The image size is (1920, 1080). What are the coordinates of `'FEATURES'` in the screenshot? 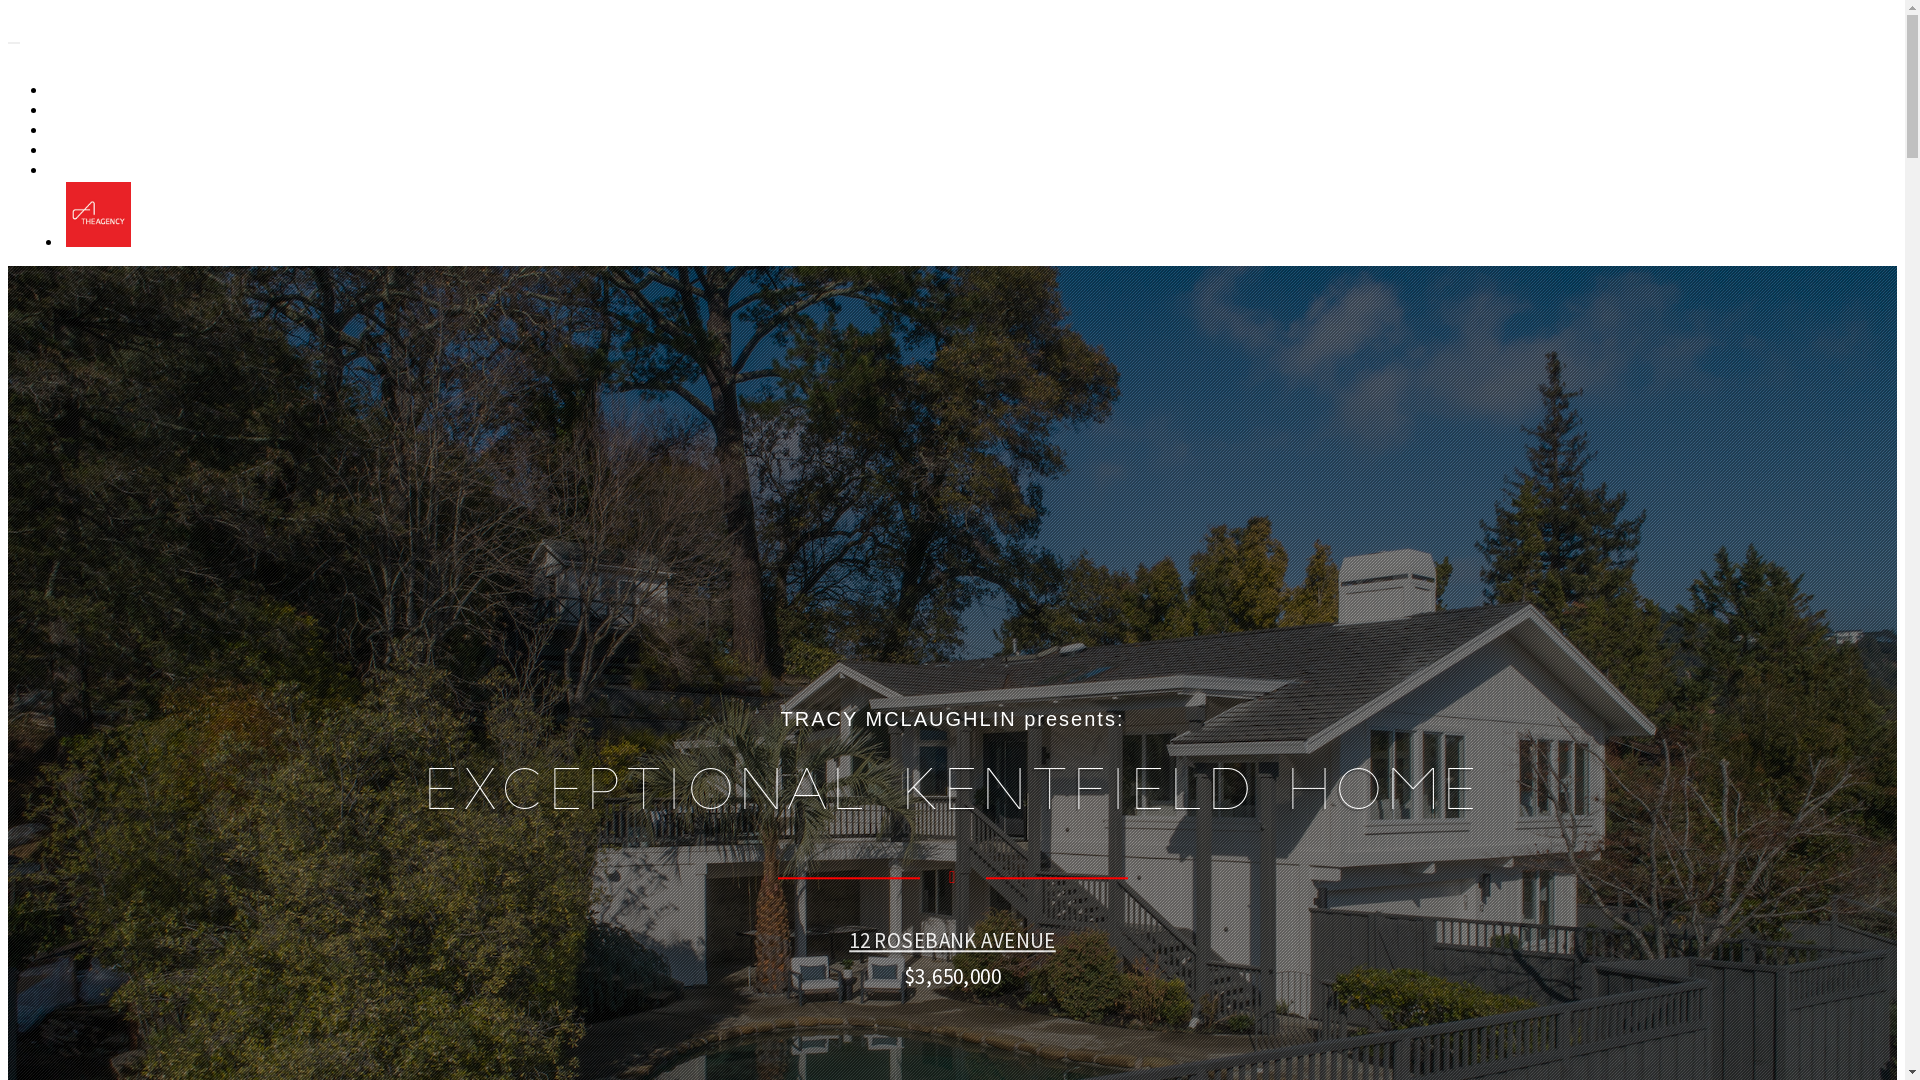 It's located at (91, 130).